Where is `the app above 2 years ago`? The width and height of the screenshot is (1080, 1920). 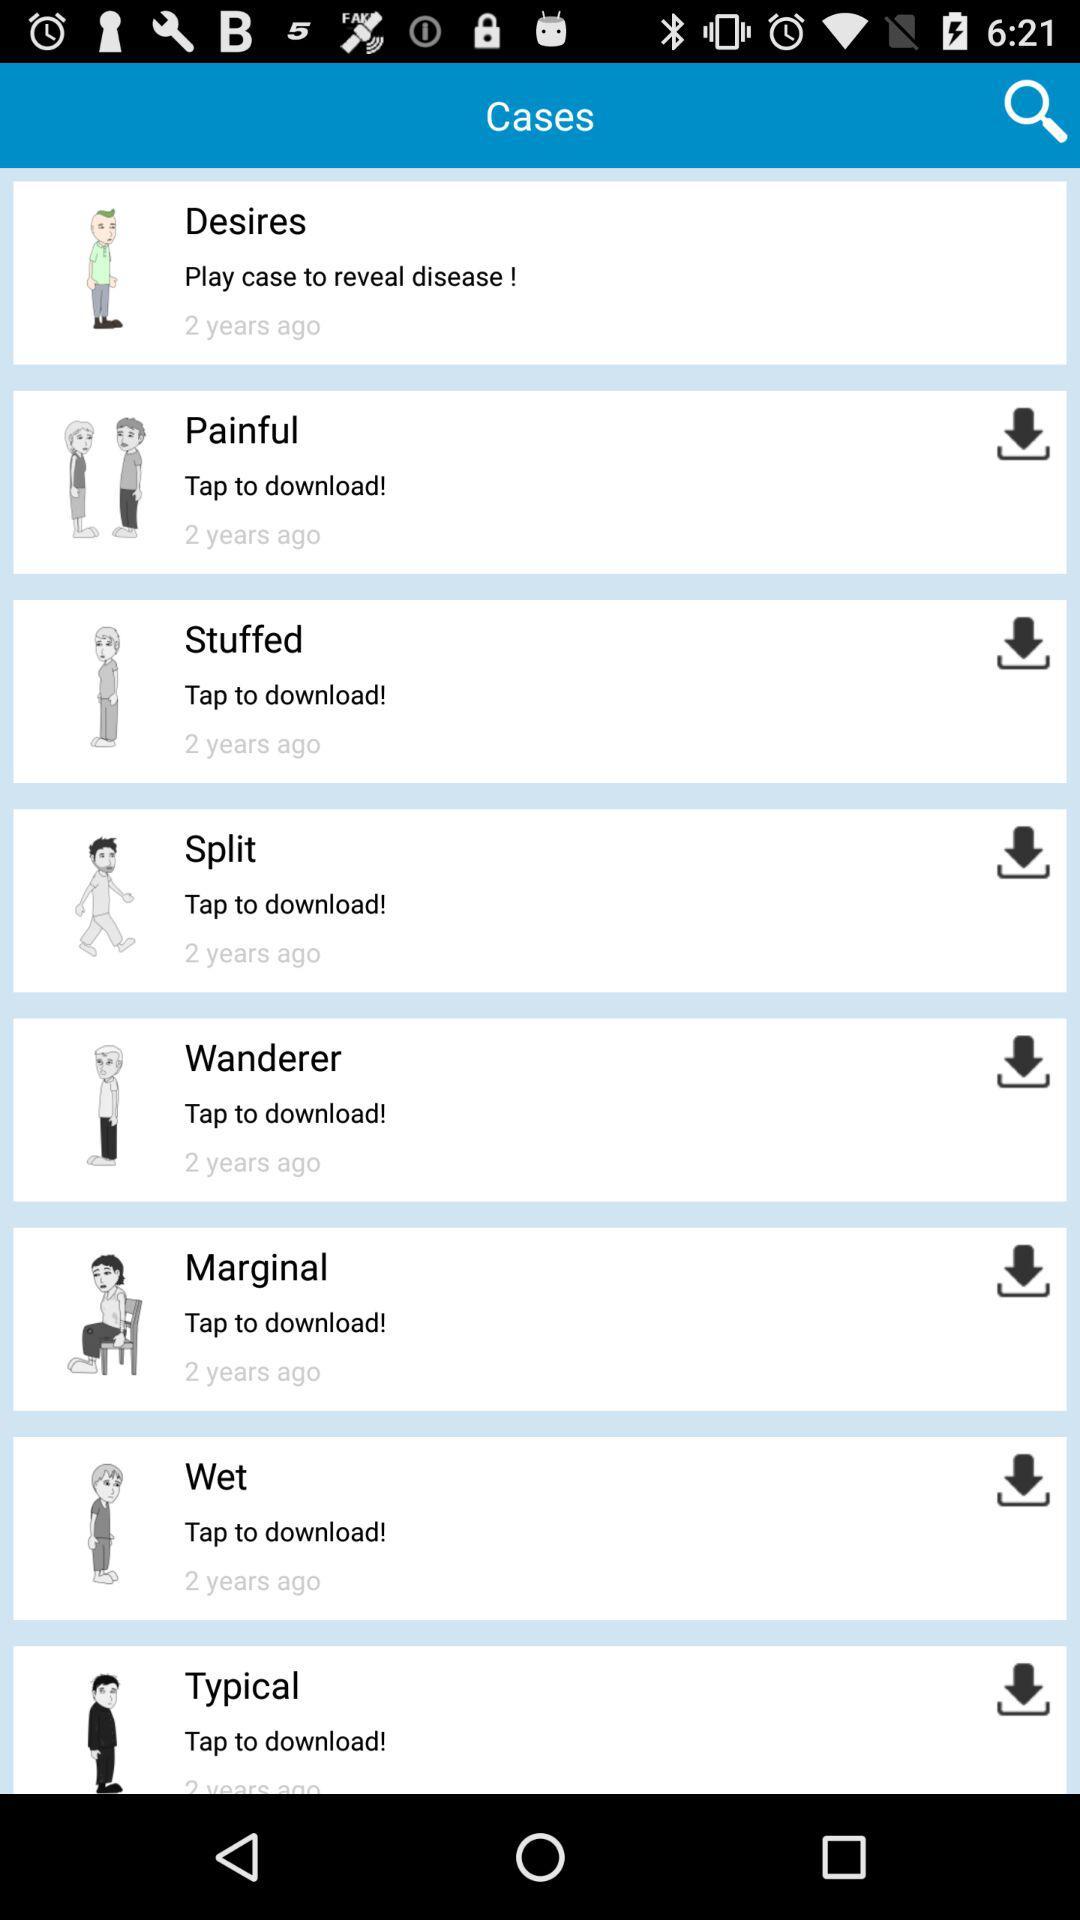
the app above 2 years ago is located at coordinates (349, 274).